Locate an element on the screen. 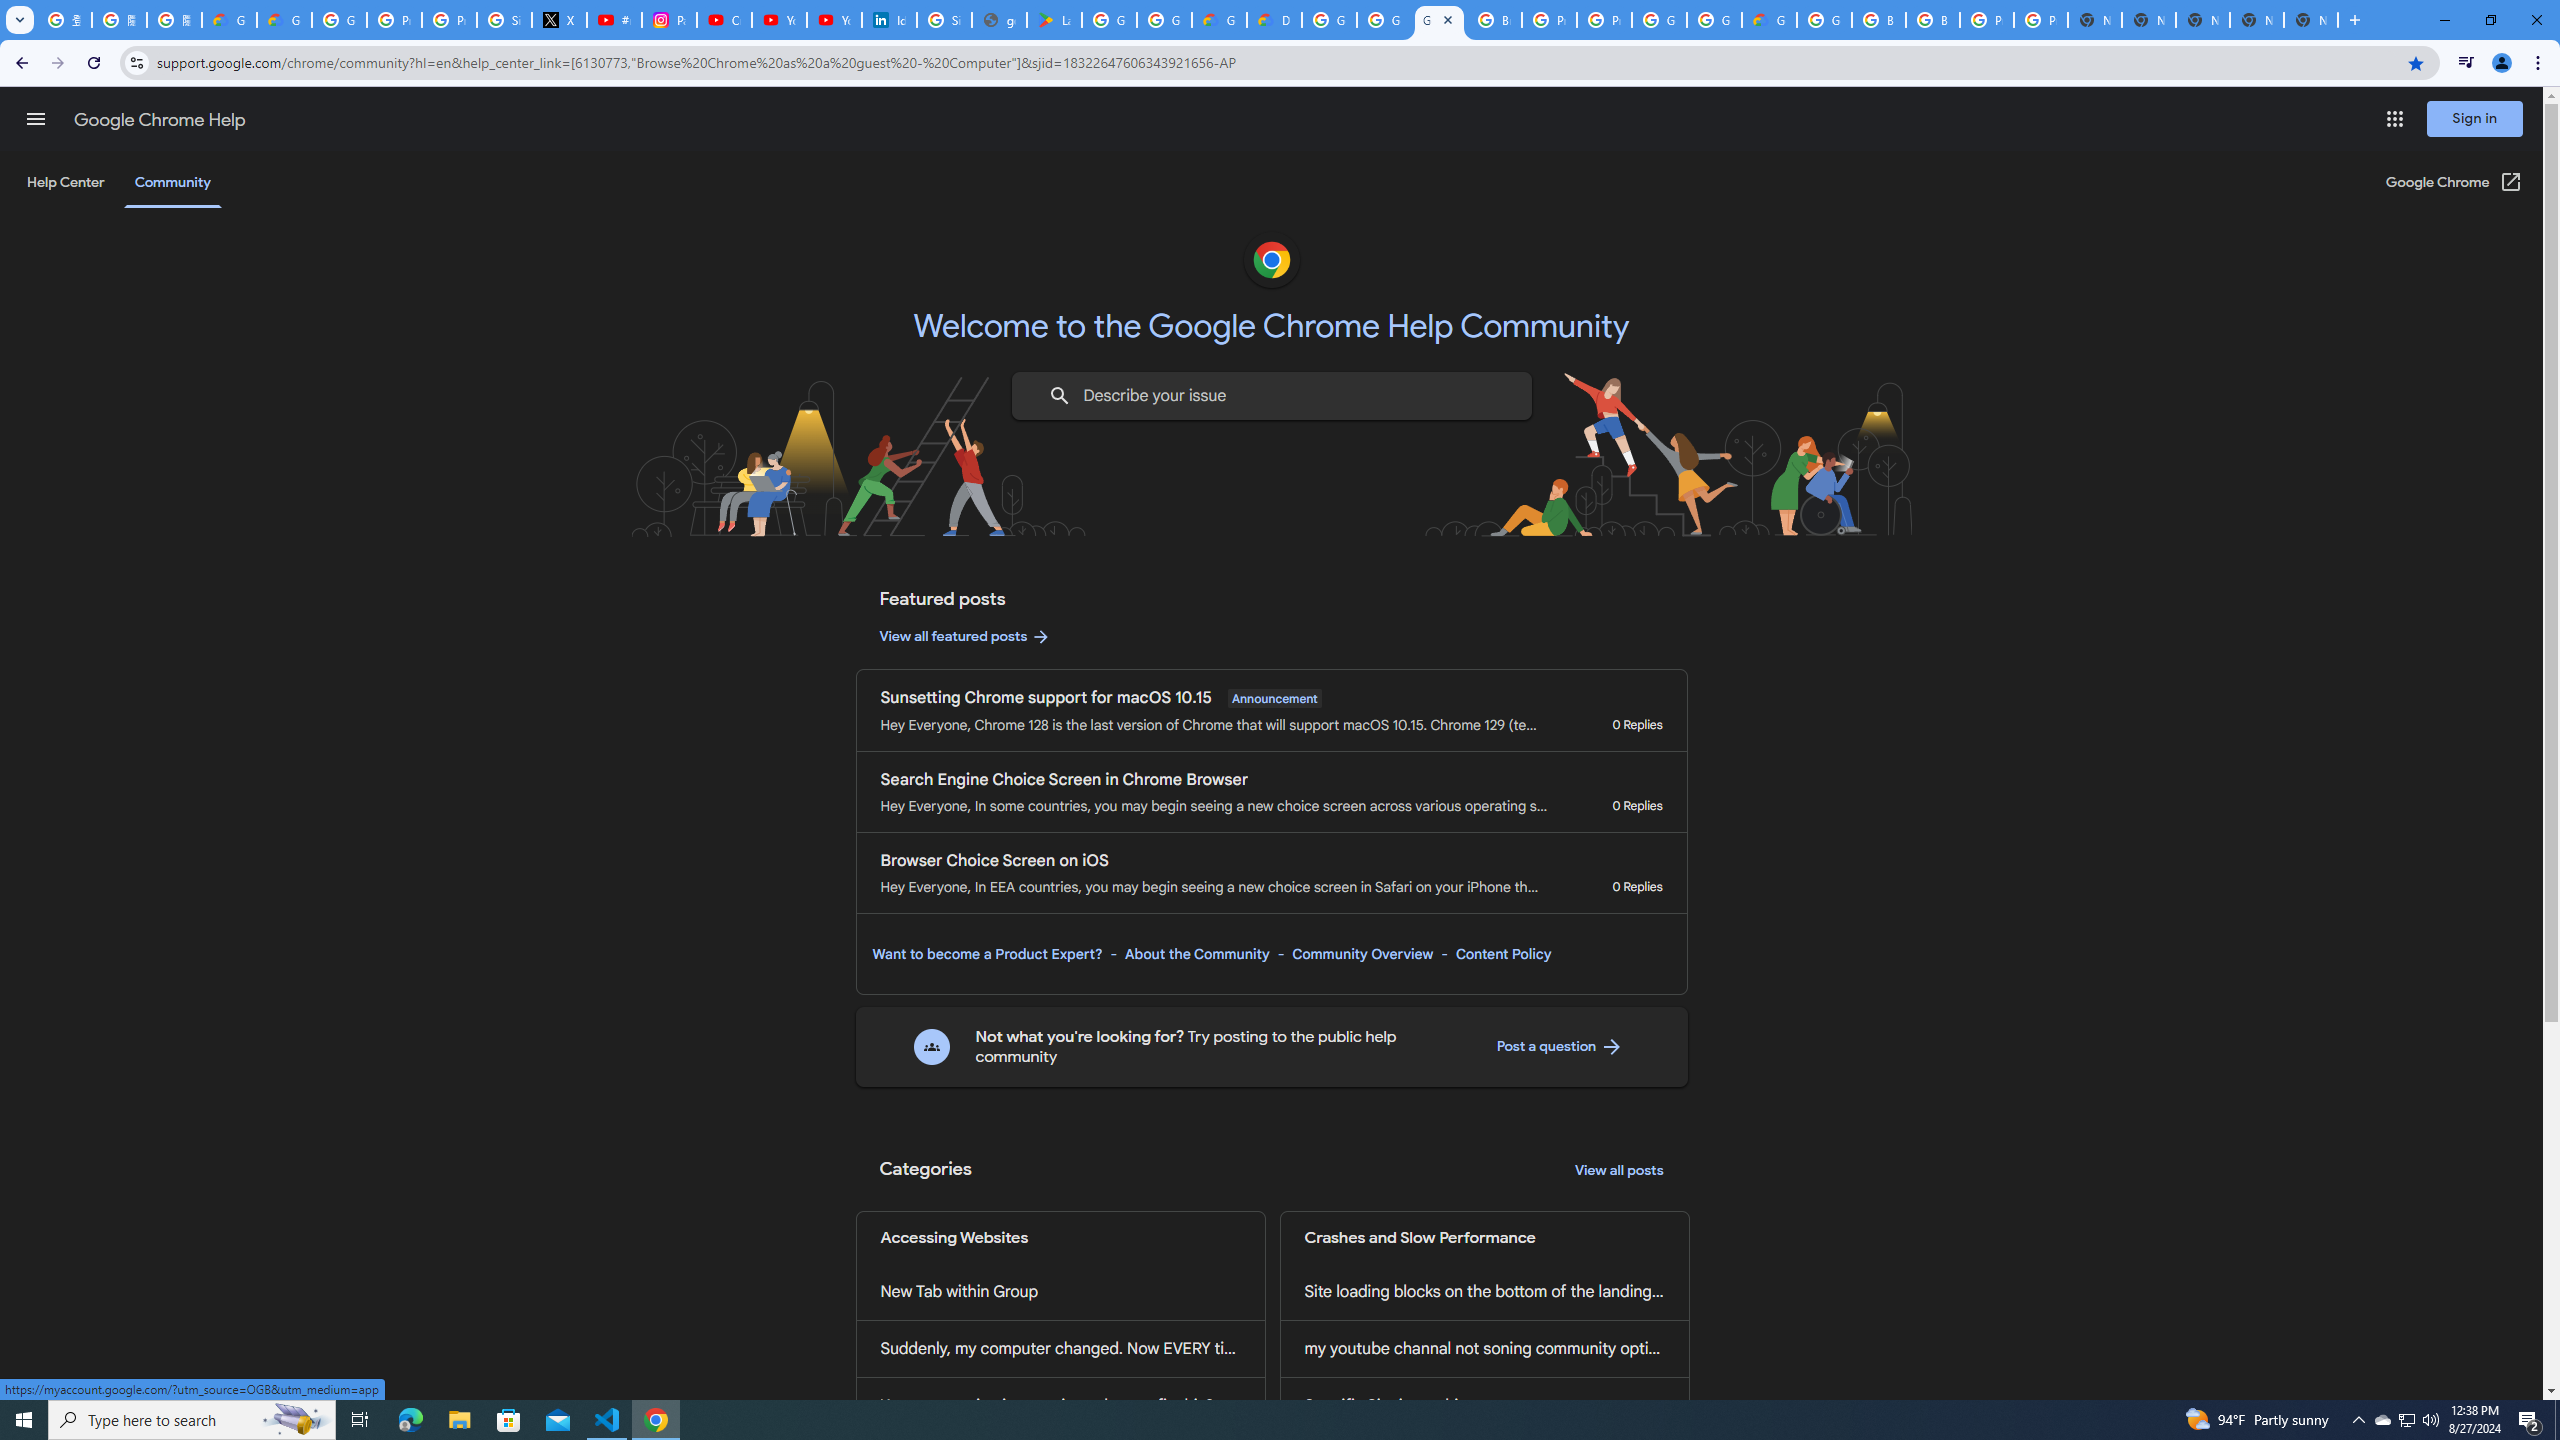 This screenshot has width=2560, height=1440. 'X' is located at coordinates (558, 19).